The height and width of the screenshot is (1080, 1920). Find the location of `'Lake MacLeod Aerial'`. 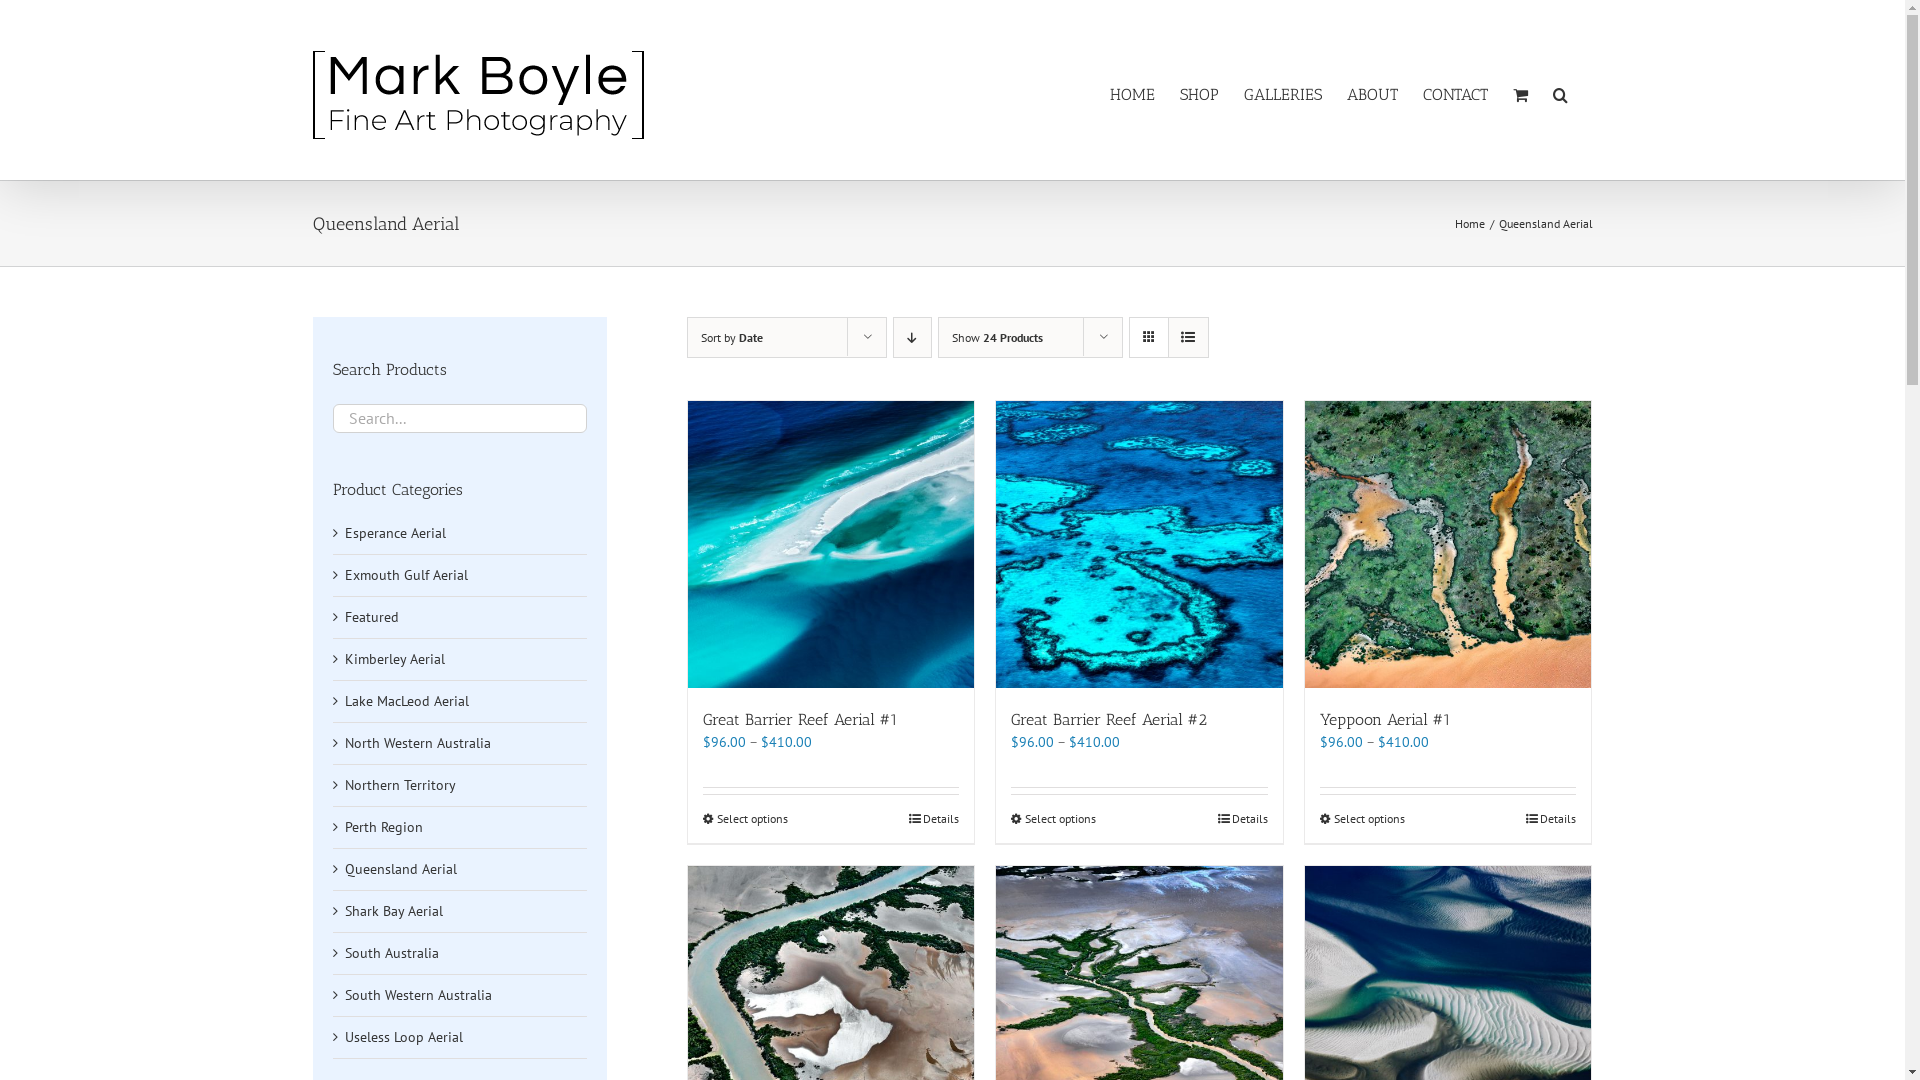

'Lake MacLeod Aerial' is located at coordinates (405, 700).